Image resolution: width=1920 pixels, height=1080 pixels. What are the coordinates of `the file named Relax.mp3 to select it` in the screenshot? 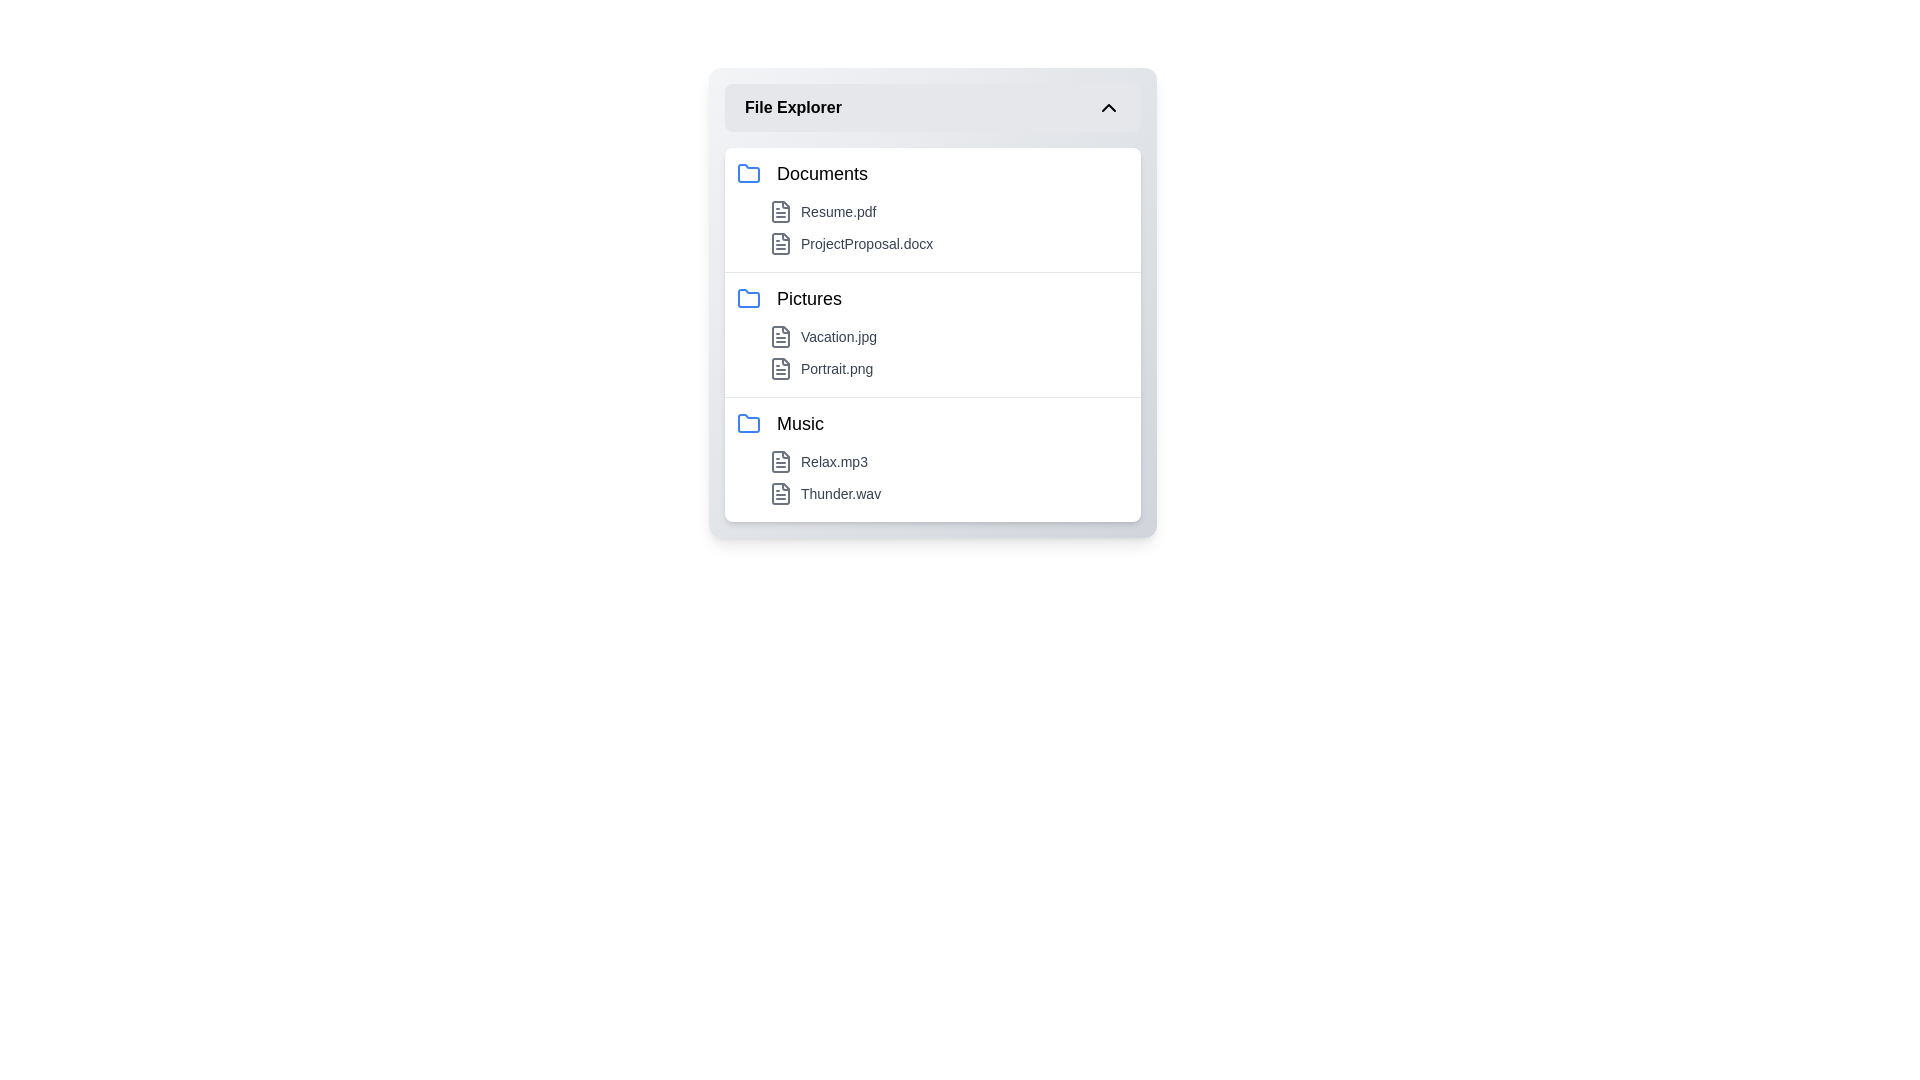 It's located at (948, 462).